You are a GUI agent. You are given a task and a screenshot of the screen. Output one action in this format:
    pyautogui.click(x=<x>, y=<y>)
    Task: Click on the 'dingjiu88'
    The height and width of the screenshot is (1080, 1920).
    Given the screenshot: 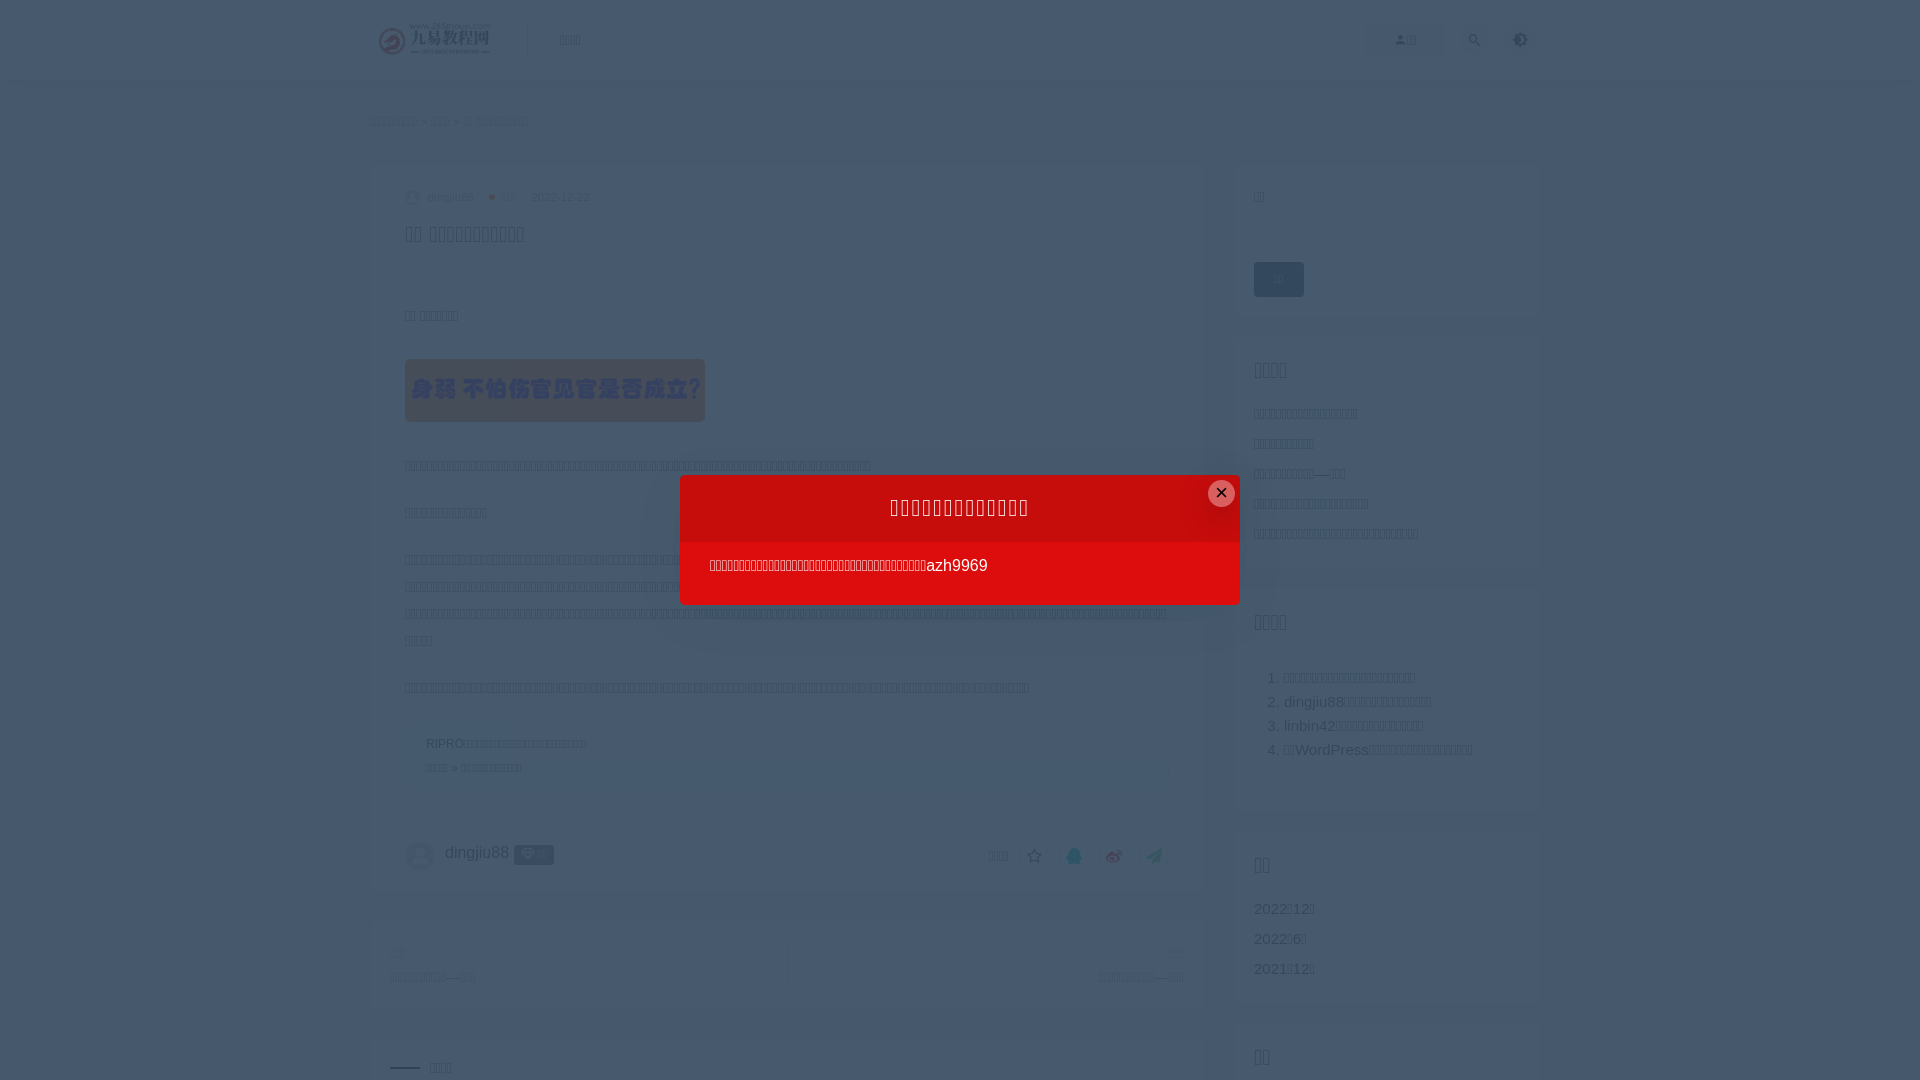 What is the action you would take?
    pyautogui.click(x=438, y=196)
    